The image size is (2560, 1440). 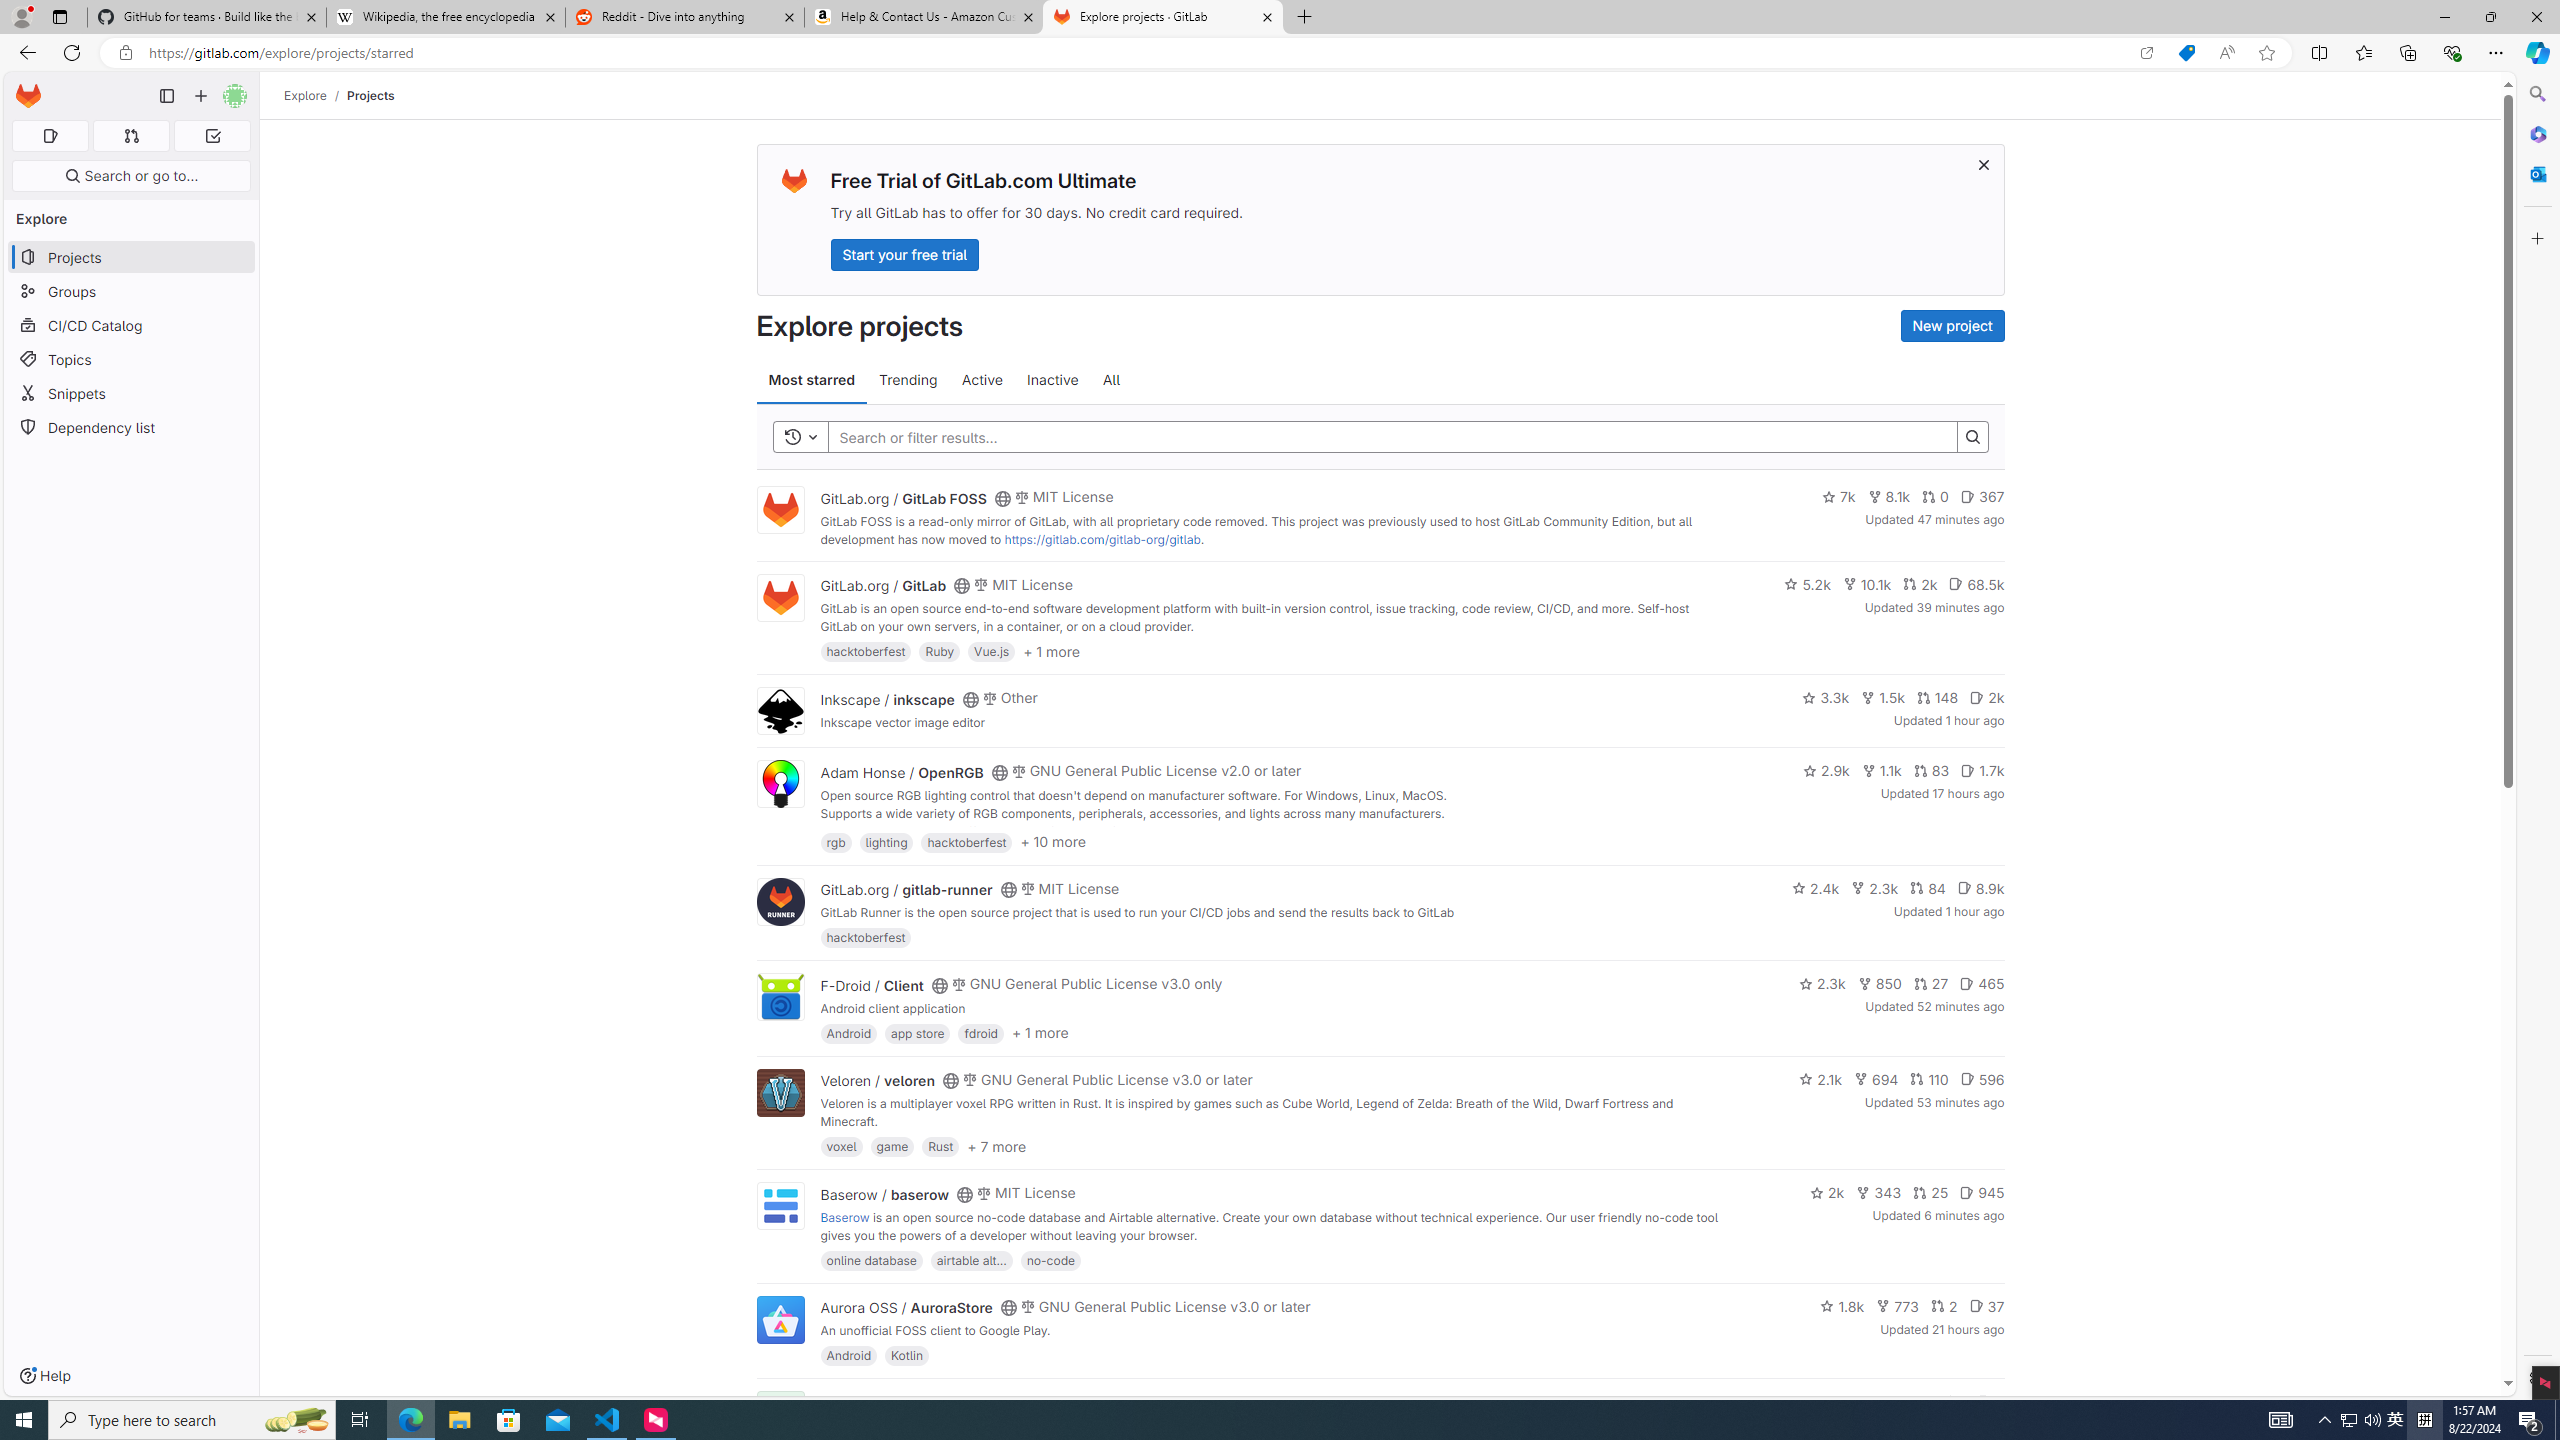 What do you see at coordinates (1944, 1305) in the screenshot?
I see `'2'` at bounding box center [1944, 1305].